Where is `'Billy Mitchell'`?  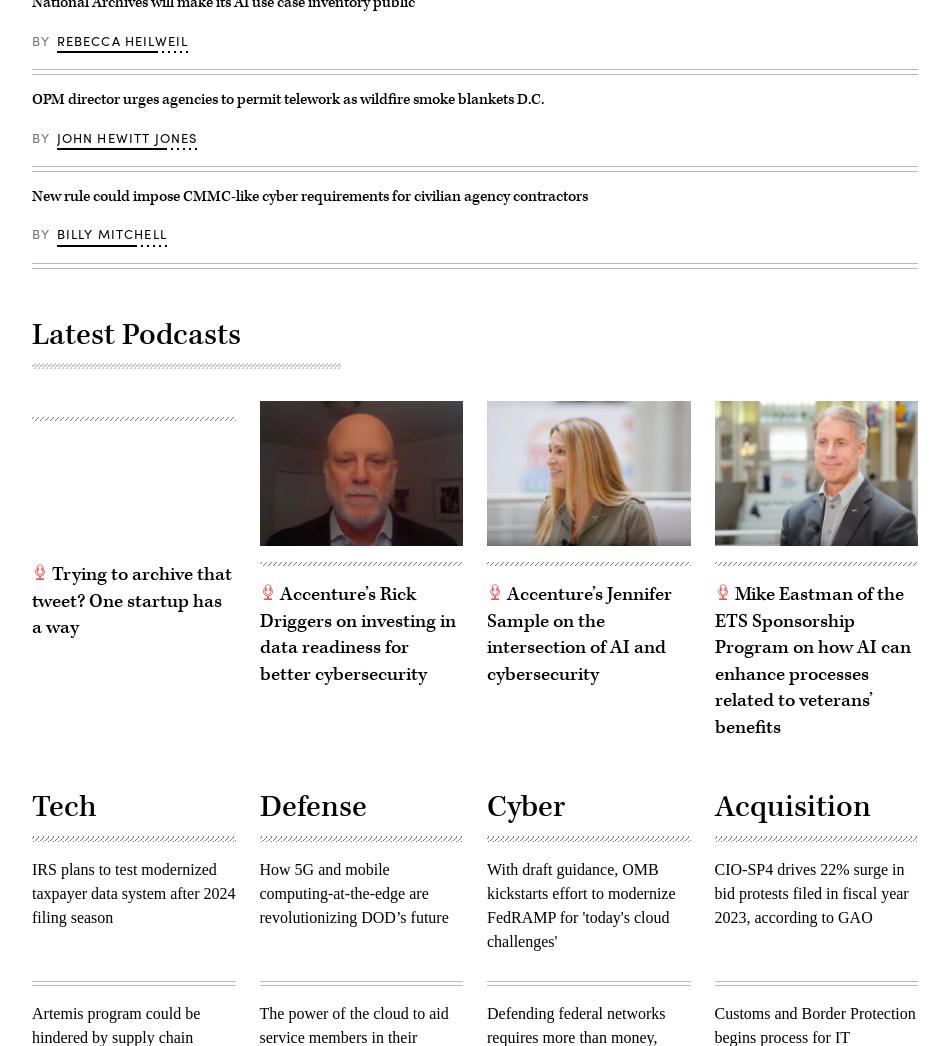 'Billy Mitchell' is located at coordinates (110, 232).